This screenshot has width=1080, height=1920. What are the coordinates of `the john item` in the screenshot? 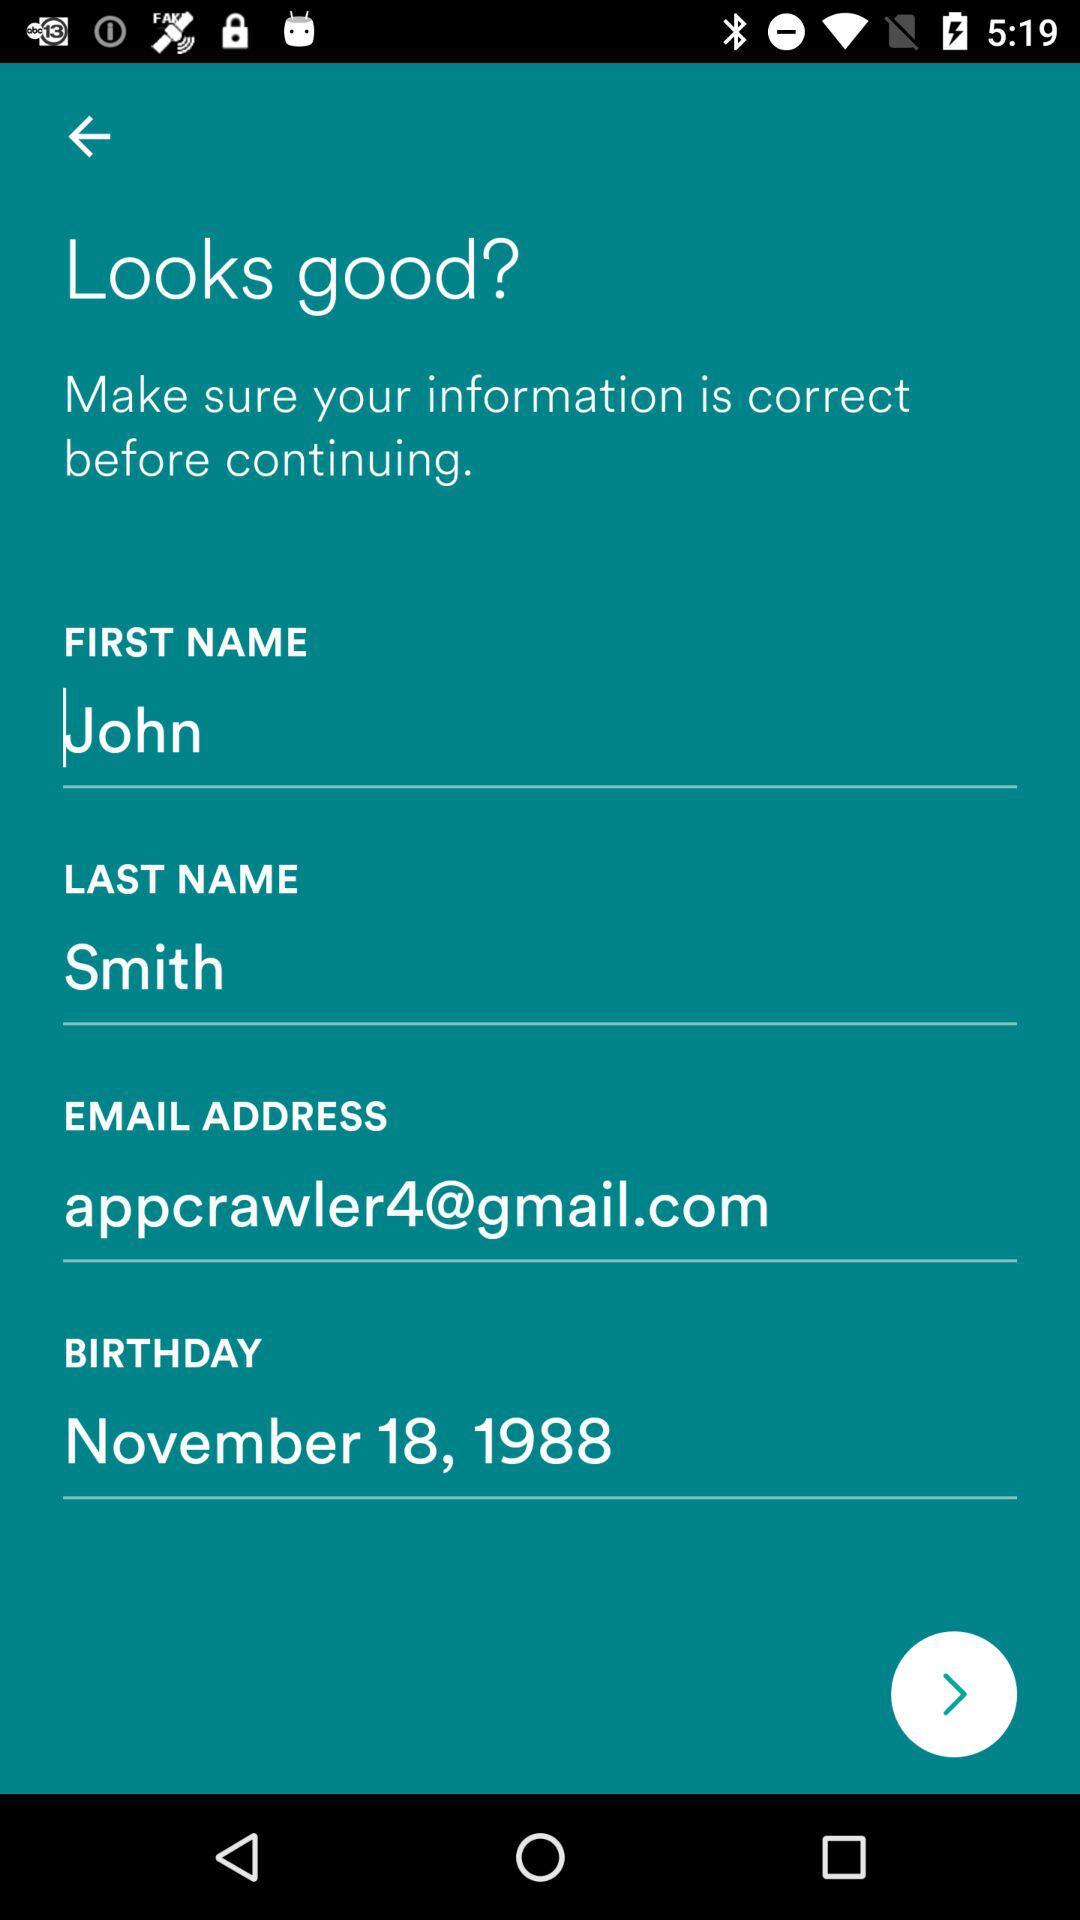 It's located at (540, 726).